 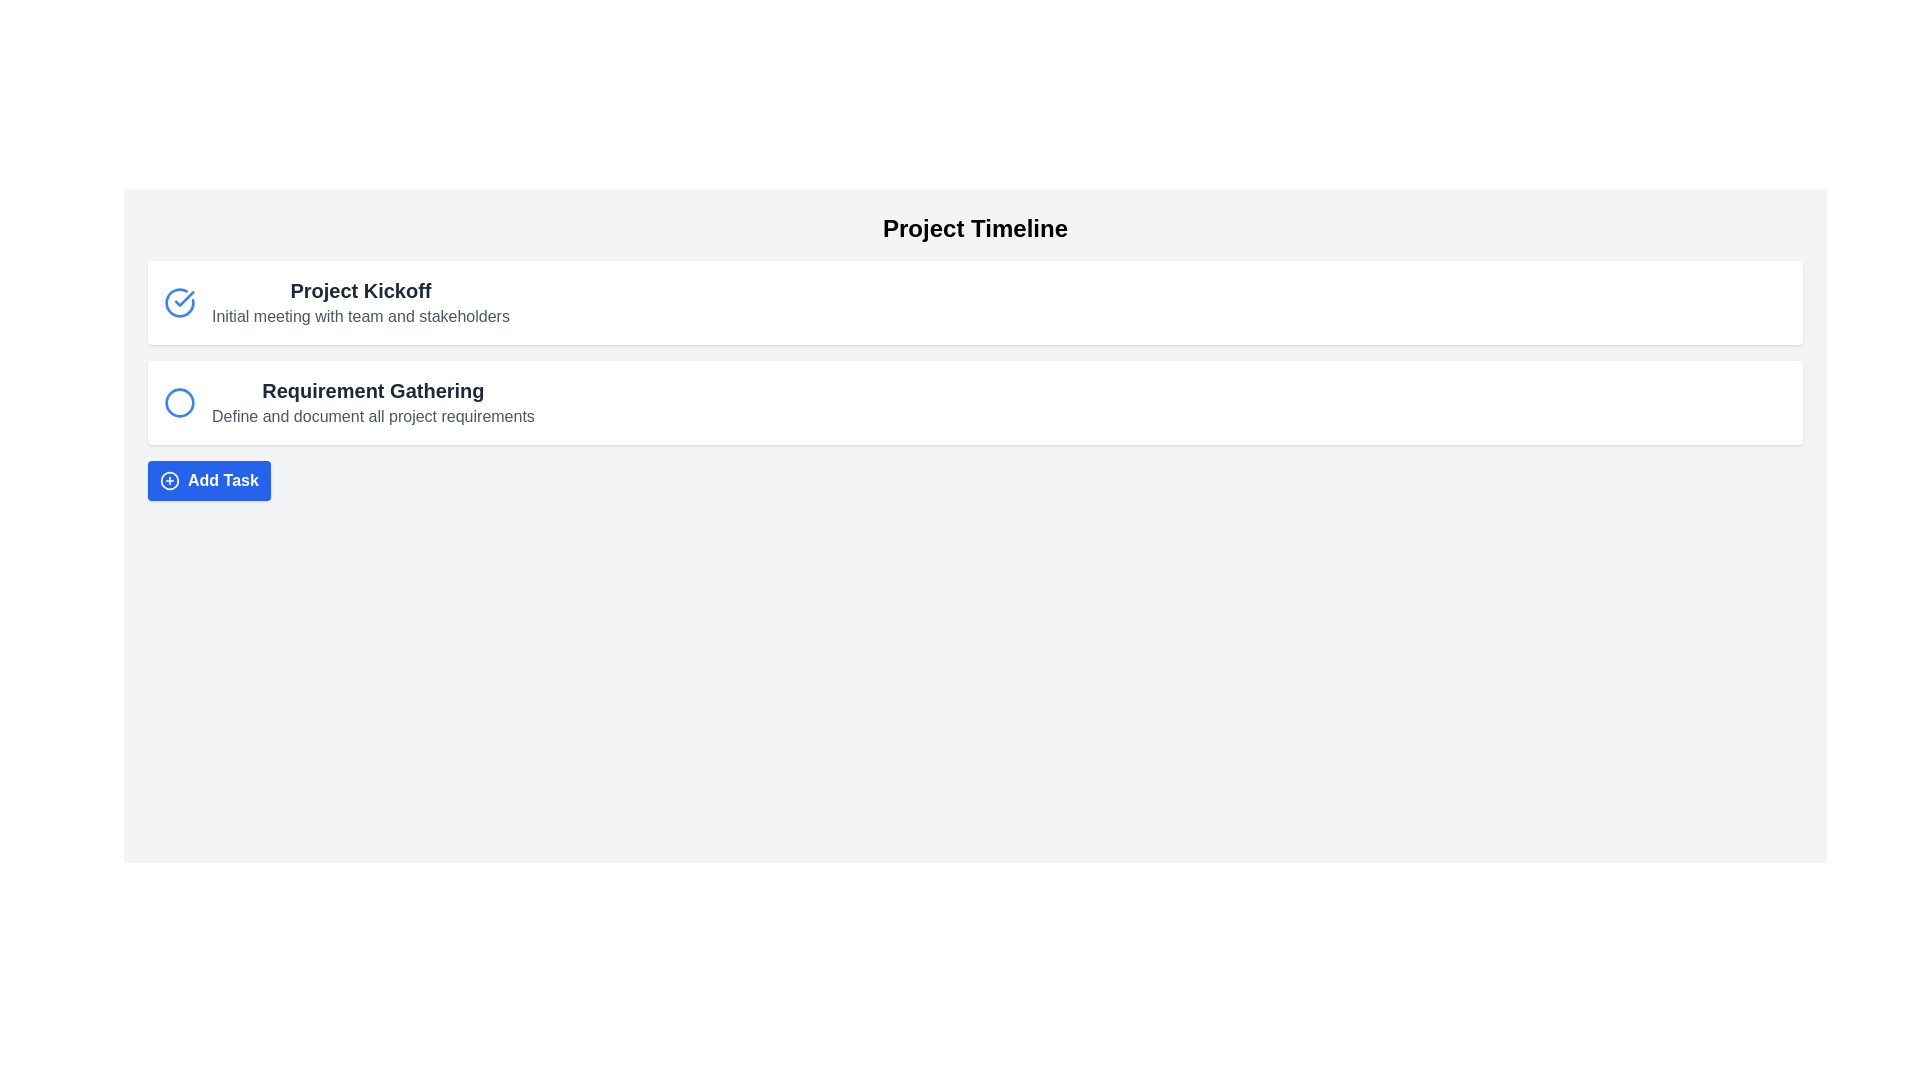 I want to click on the text item labeled 'Project Kickoff' which includes a bold heading and a lighter subheading, located in a white rectangular box within the first task entry, so click(x=360, y=303).